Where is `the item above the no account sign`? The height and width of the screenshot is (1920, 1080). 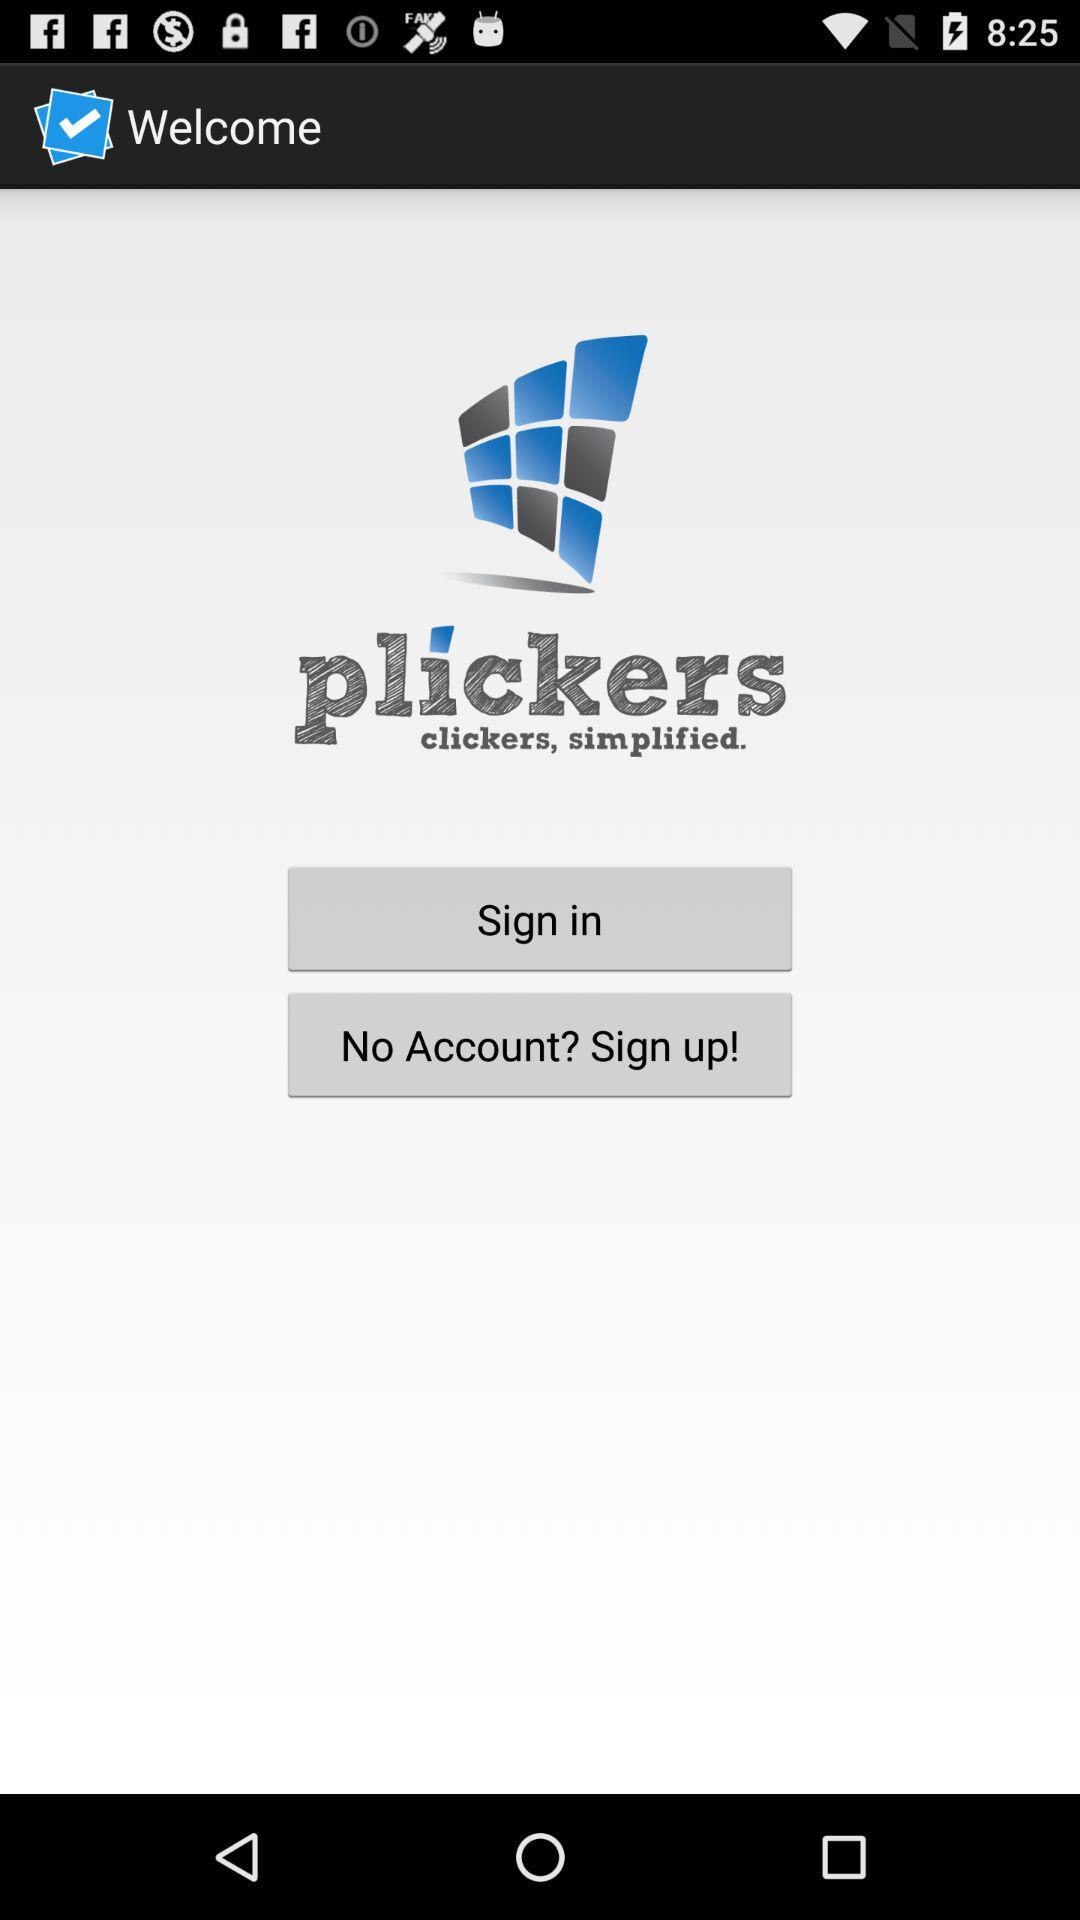
the item above the no account sign is located at coordinates (540, 917).